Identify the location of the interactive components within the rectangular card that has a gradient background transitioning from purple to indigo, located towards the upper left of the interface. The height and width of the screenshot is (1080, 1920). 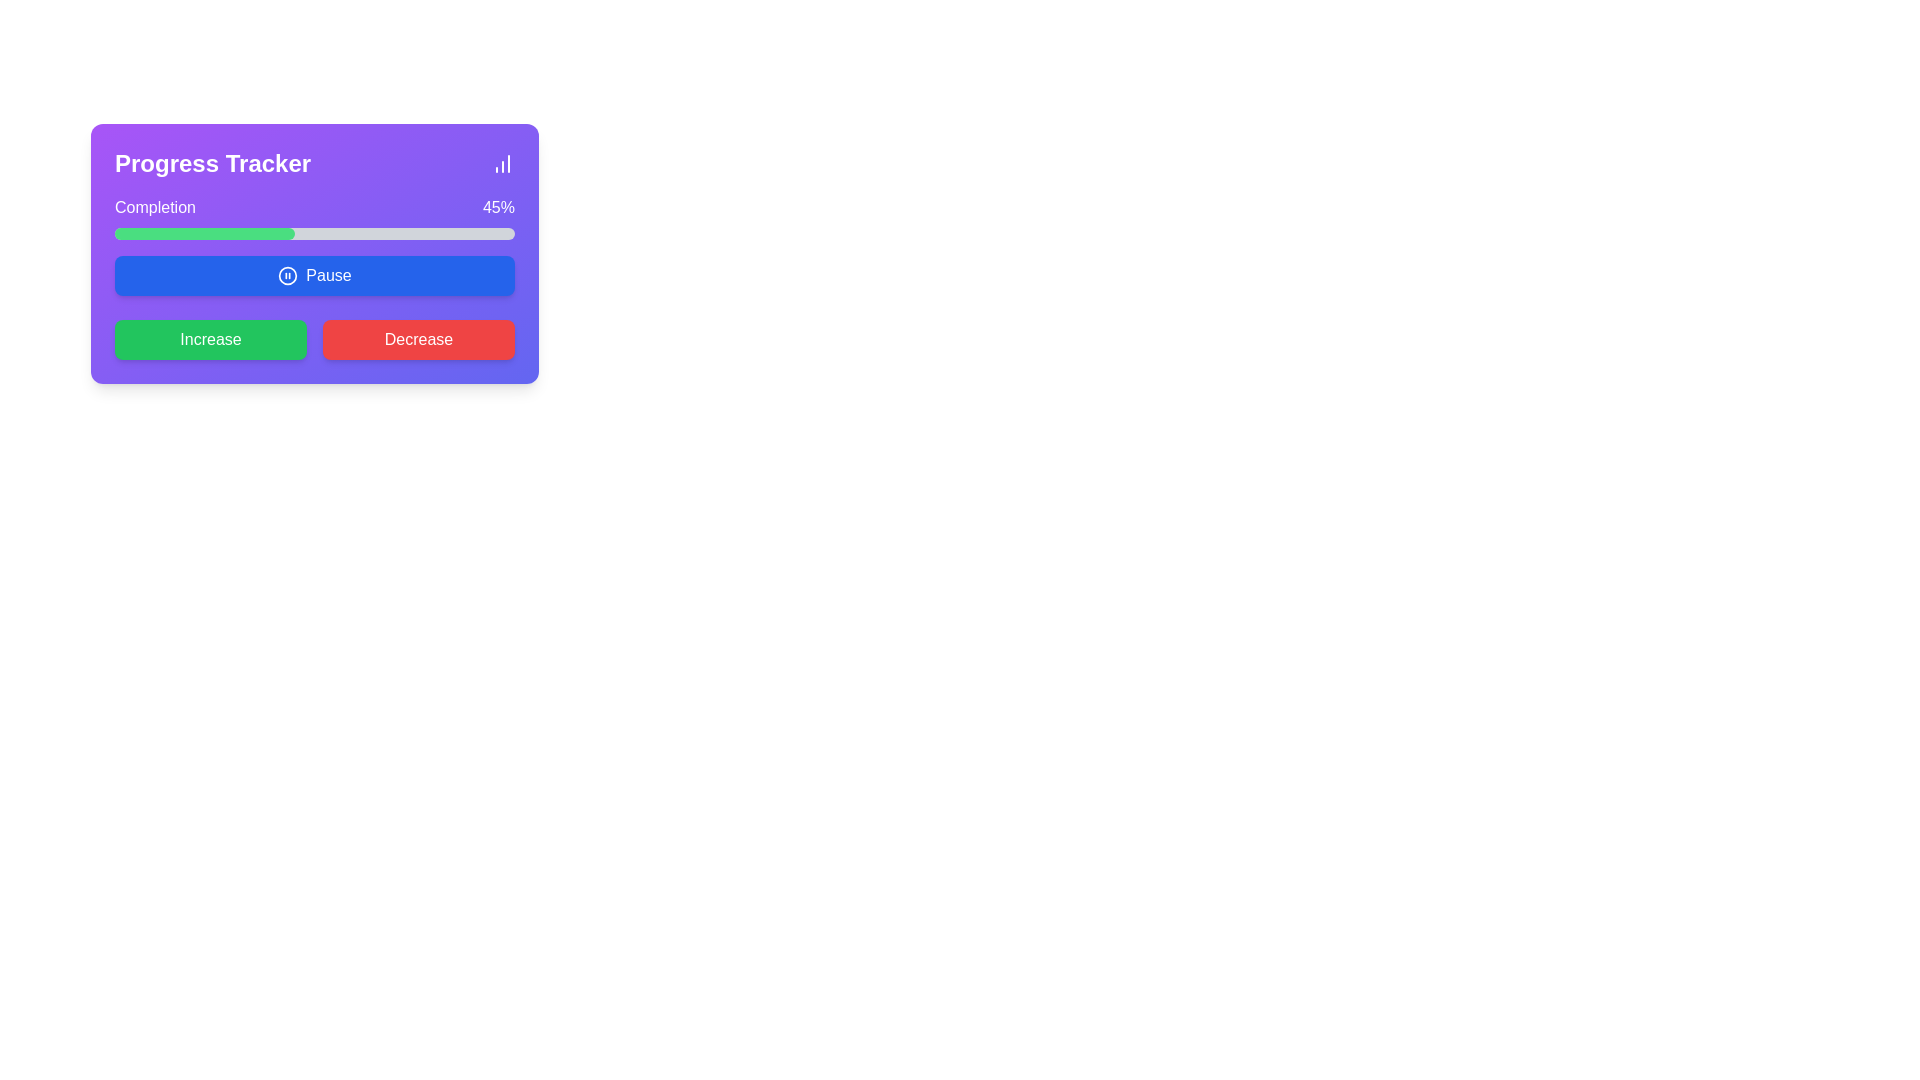
(314, 253).